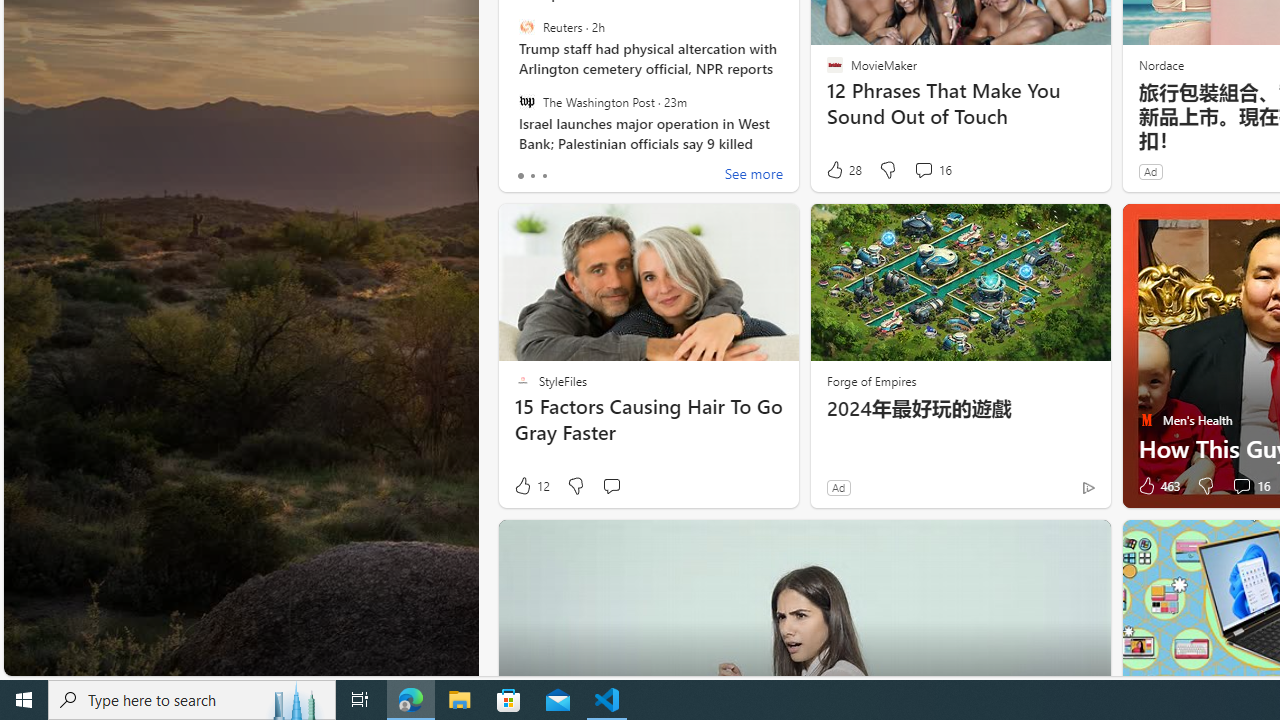 This screenshot has height=720, width=1280. Describe the element at coordinates (544, 175) in the screenshot. I see `'tab-2'` at that location.